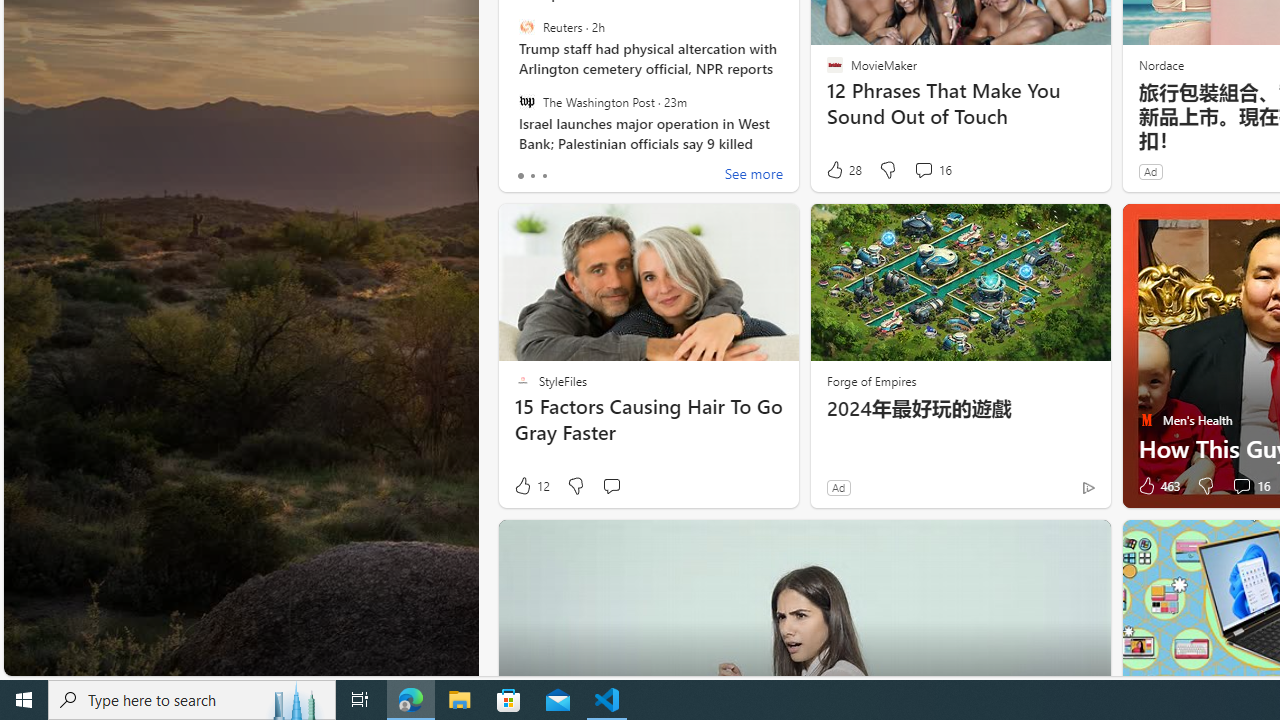 This screenshot has height=720, width=1280. Describe the element at coordinates (544, 175) in the screenshot. I see `'tab-2'` at that location.